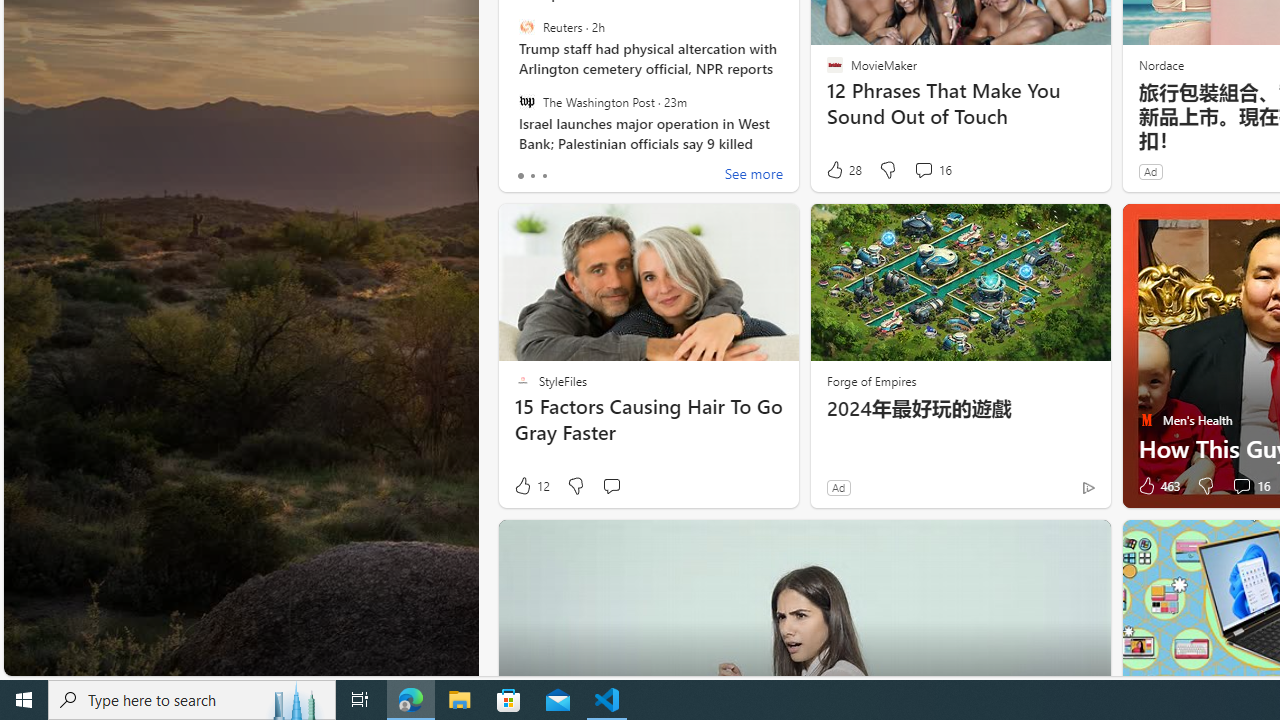 This screenshot has height=720, width=1280. Describe the element at coordinates (544, 175) in the screenshot. I see `'tab-2'` at that location.